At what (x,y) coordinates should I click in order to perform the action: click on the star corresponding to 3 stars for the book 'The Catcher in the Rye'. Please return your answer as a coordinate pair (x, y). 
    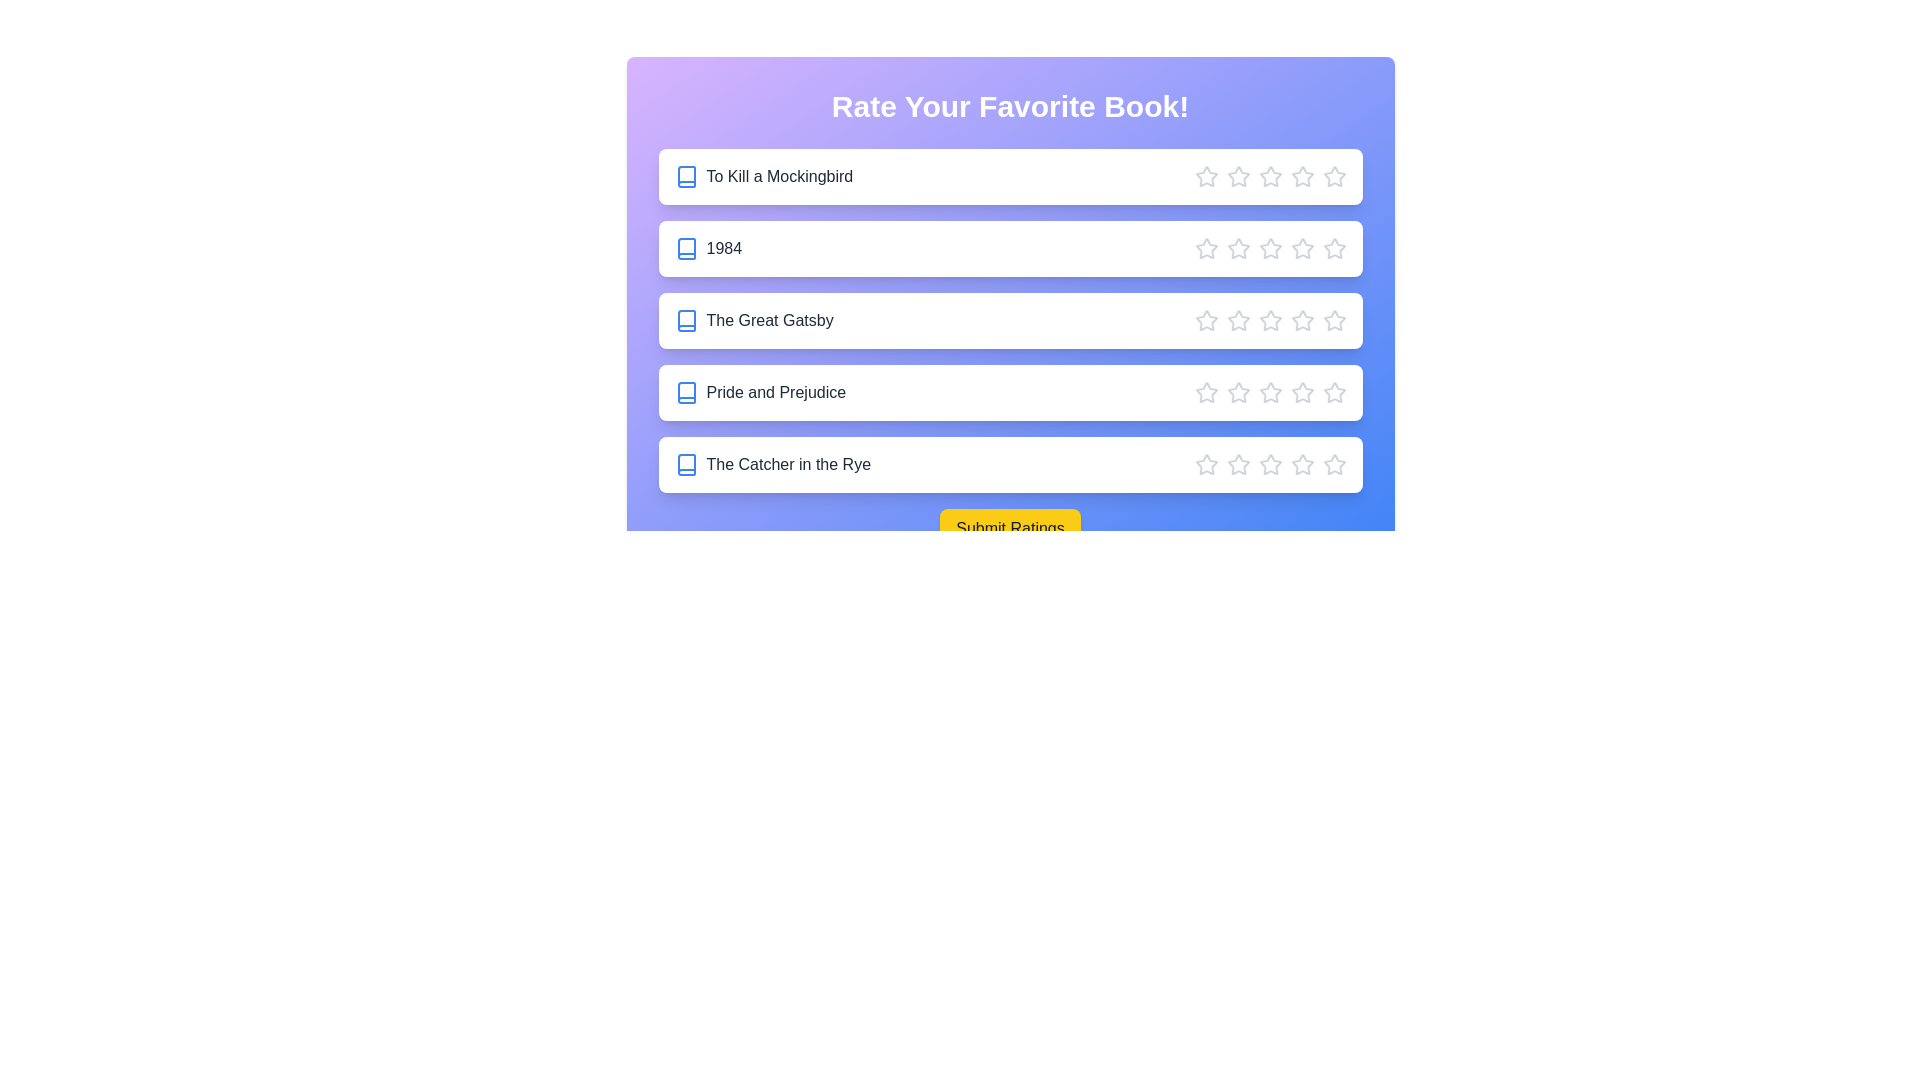
    Looking at the image, I should click on (1269, 465).